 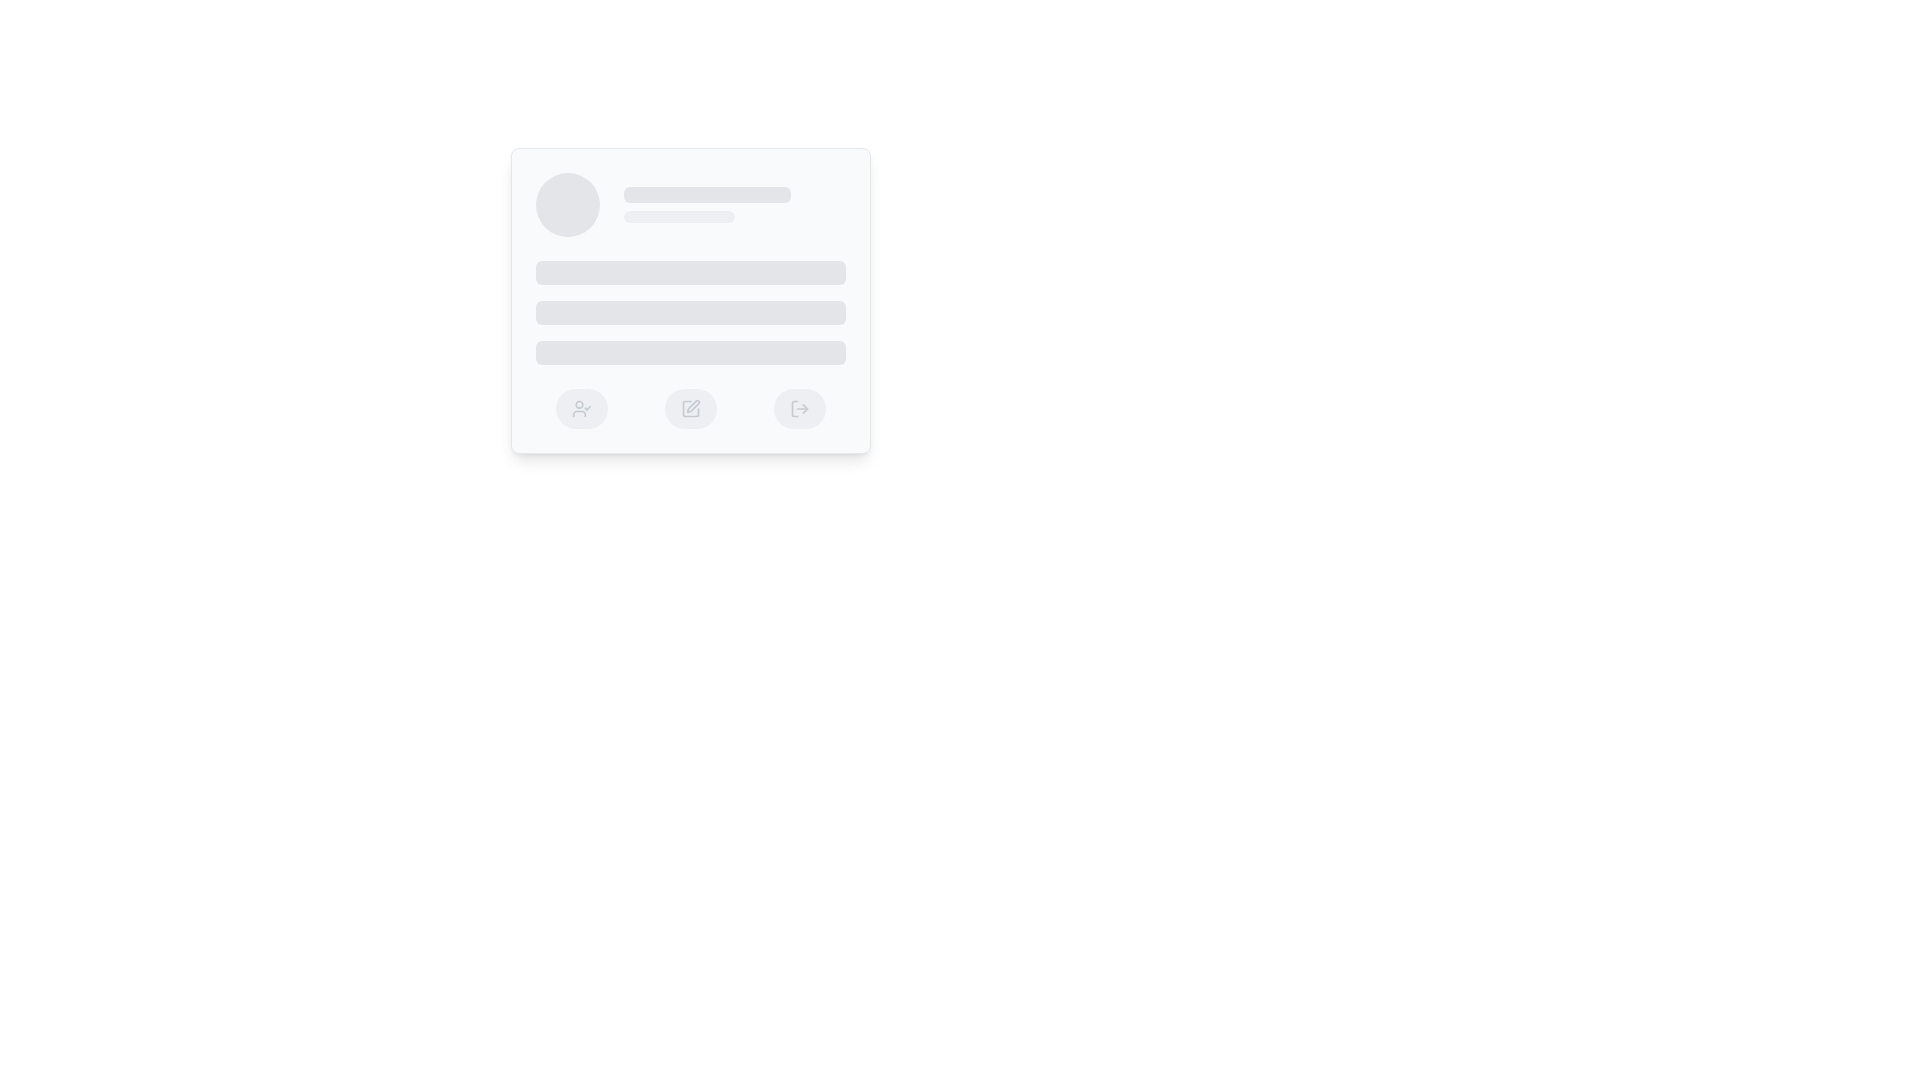 What do you see at coordinates (691, 407) in the screenshot?
I see `the icon representing a square with a pen overlay, located in the footer section of the UI card` at bounding box center [691, 407].